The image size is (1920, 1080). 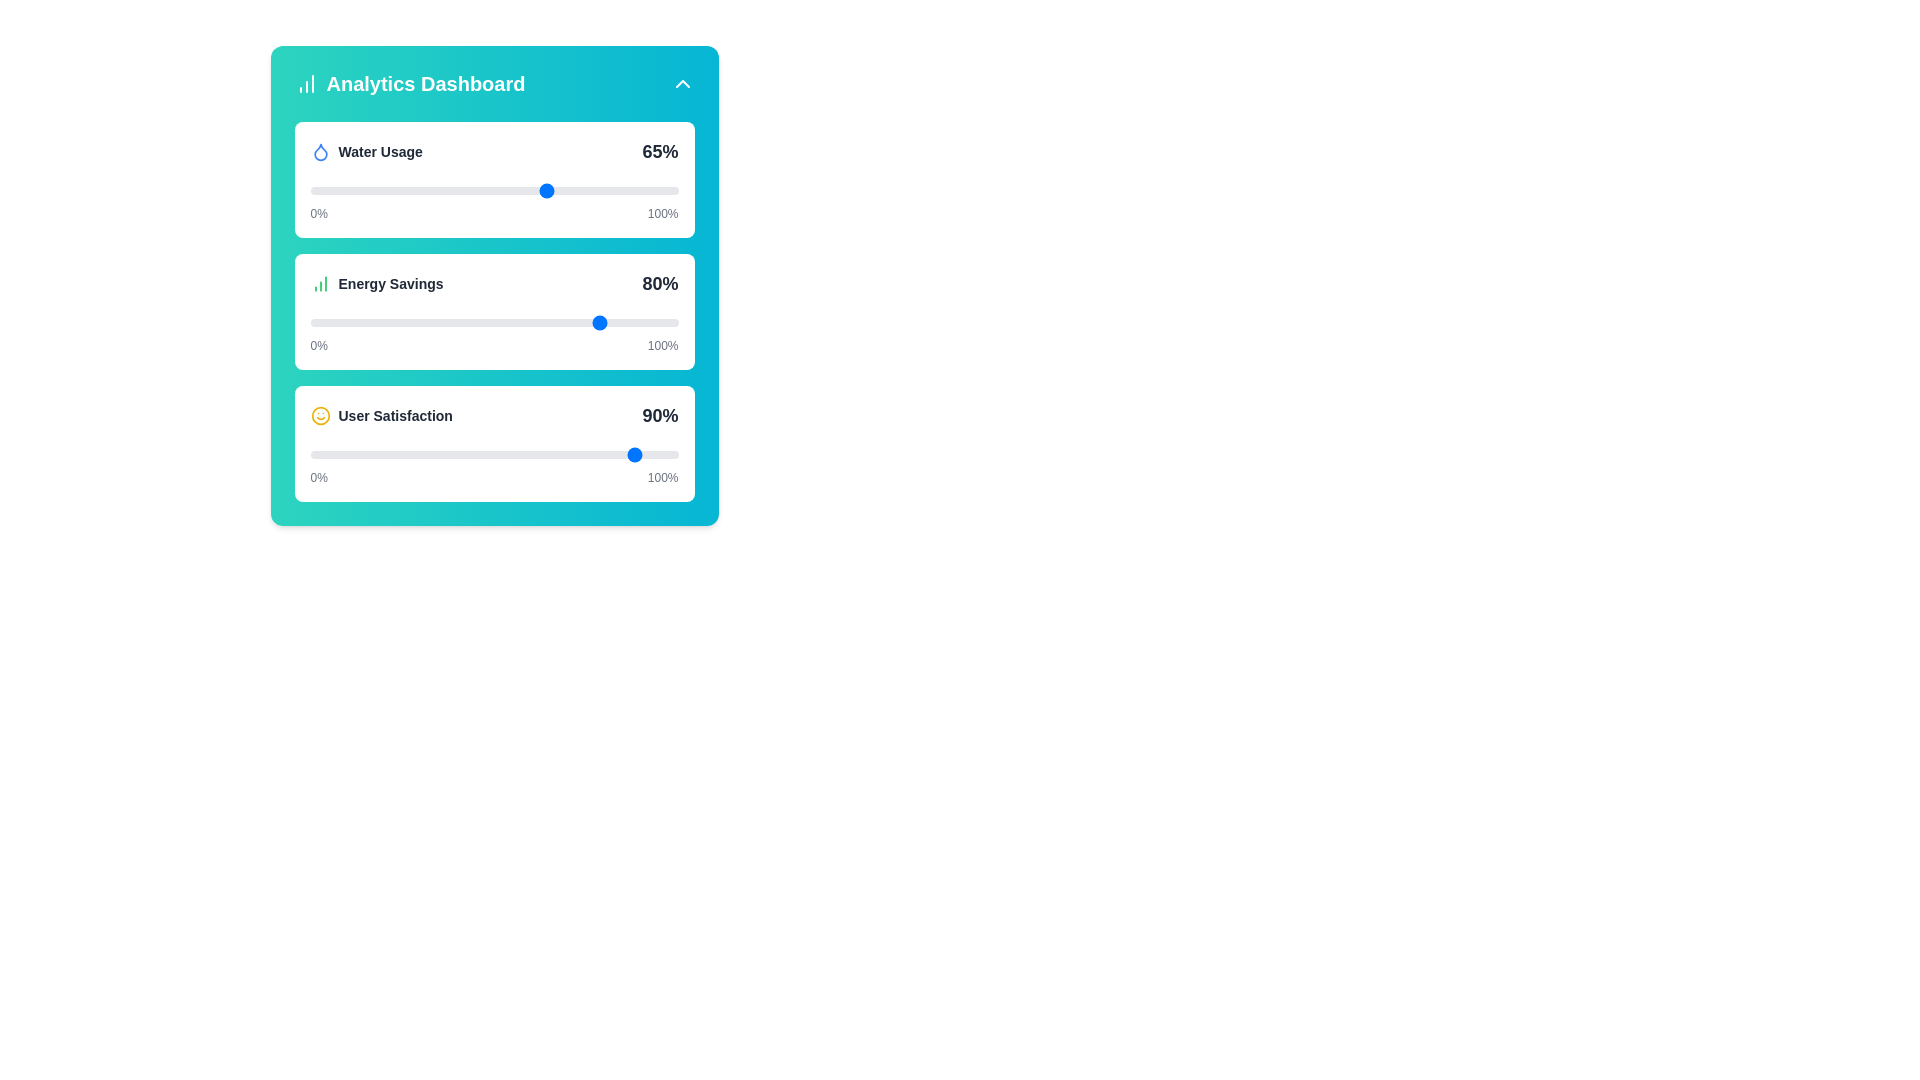 I want to click on the 'User Satisfaction' text label element located in the 'User Satisfaction' section of the card in the 'Analytics Dashboard', so click(x=395, y=415).